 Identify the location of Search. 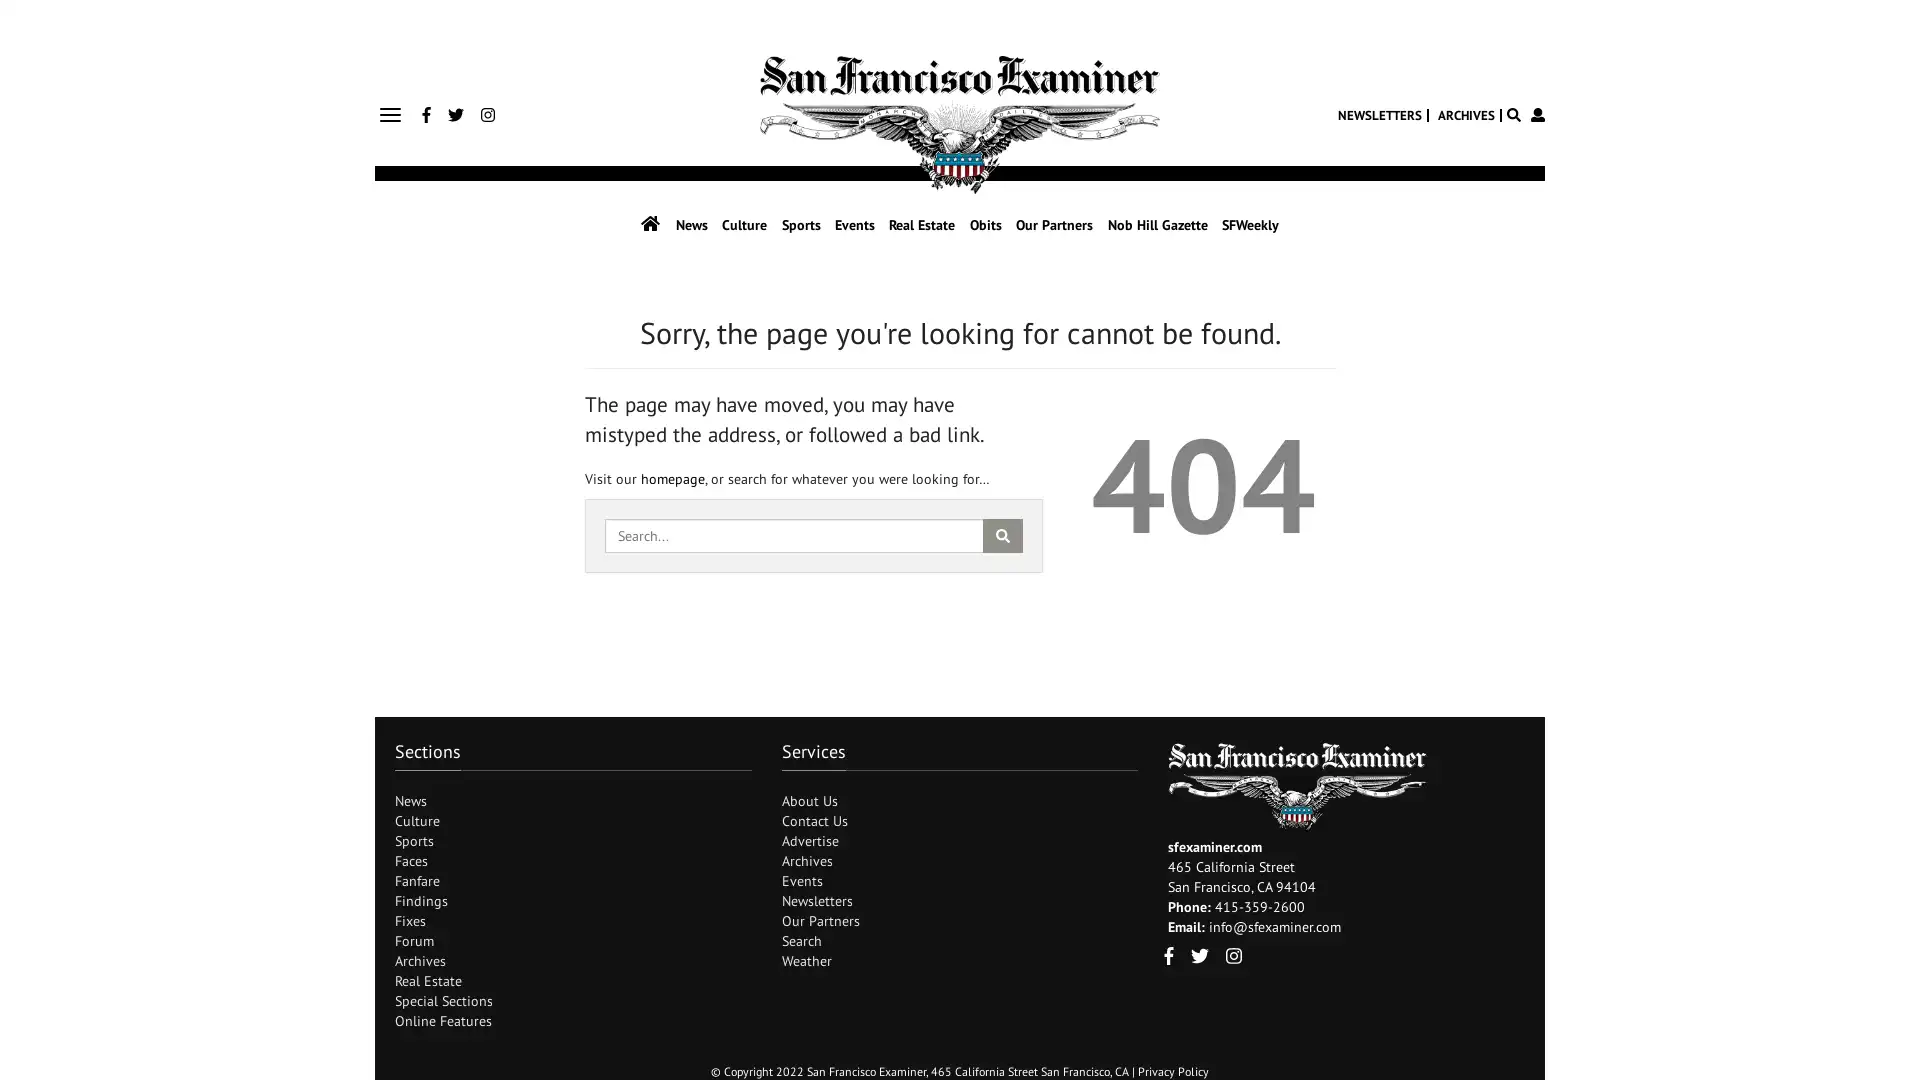
(1002, 534).